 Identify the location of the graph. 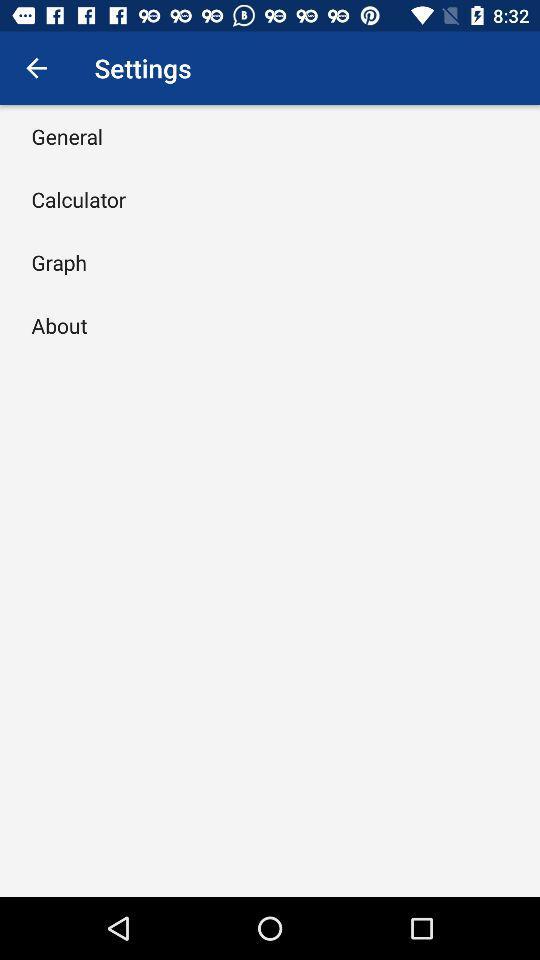
(59, 261).